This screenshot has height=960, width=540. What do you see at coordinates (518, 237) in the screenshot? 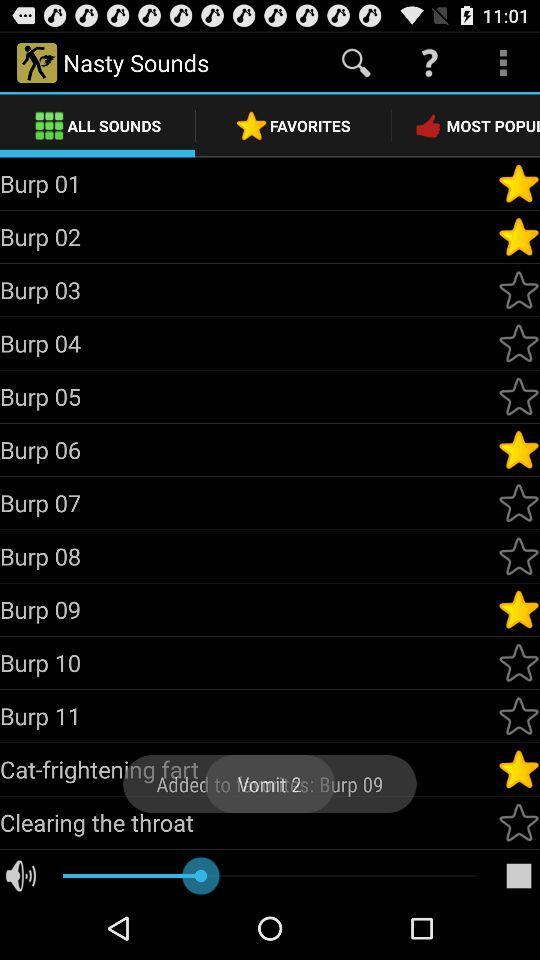
I see `a place to deselect the burp 02 file 's gold star` at bounding box center [518, 237].